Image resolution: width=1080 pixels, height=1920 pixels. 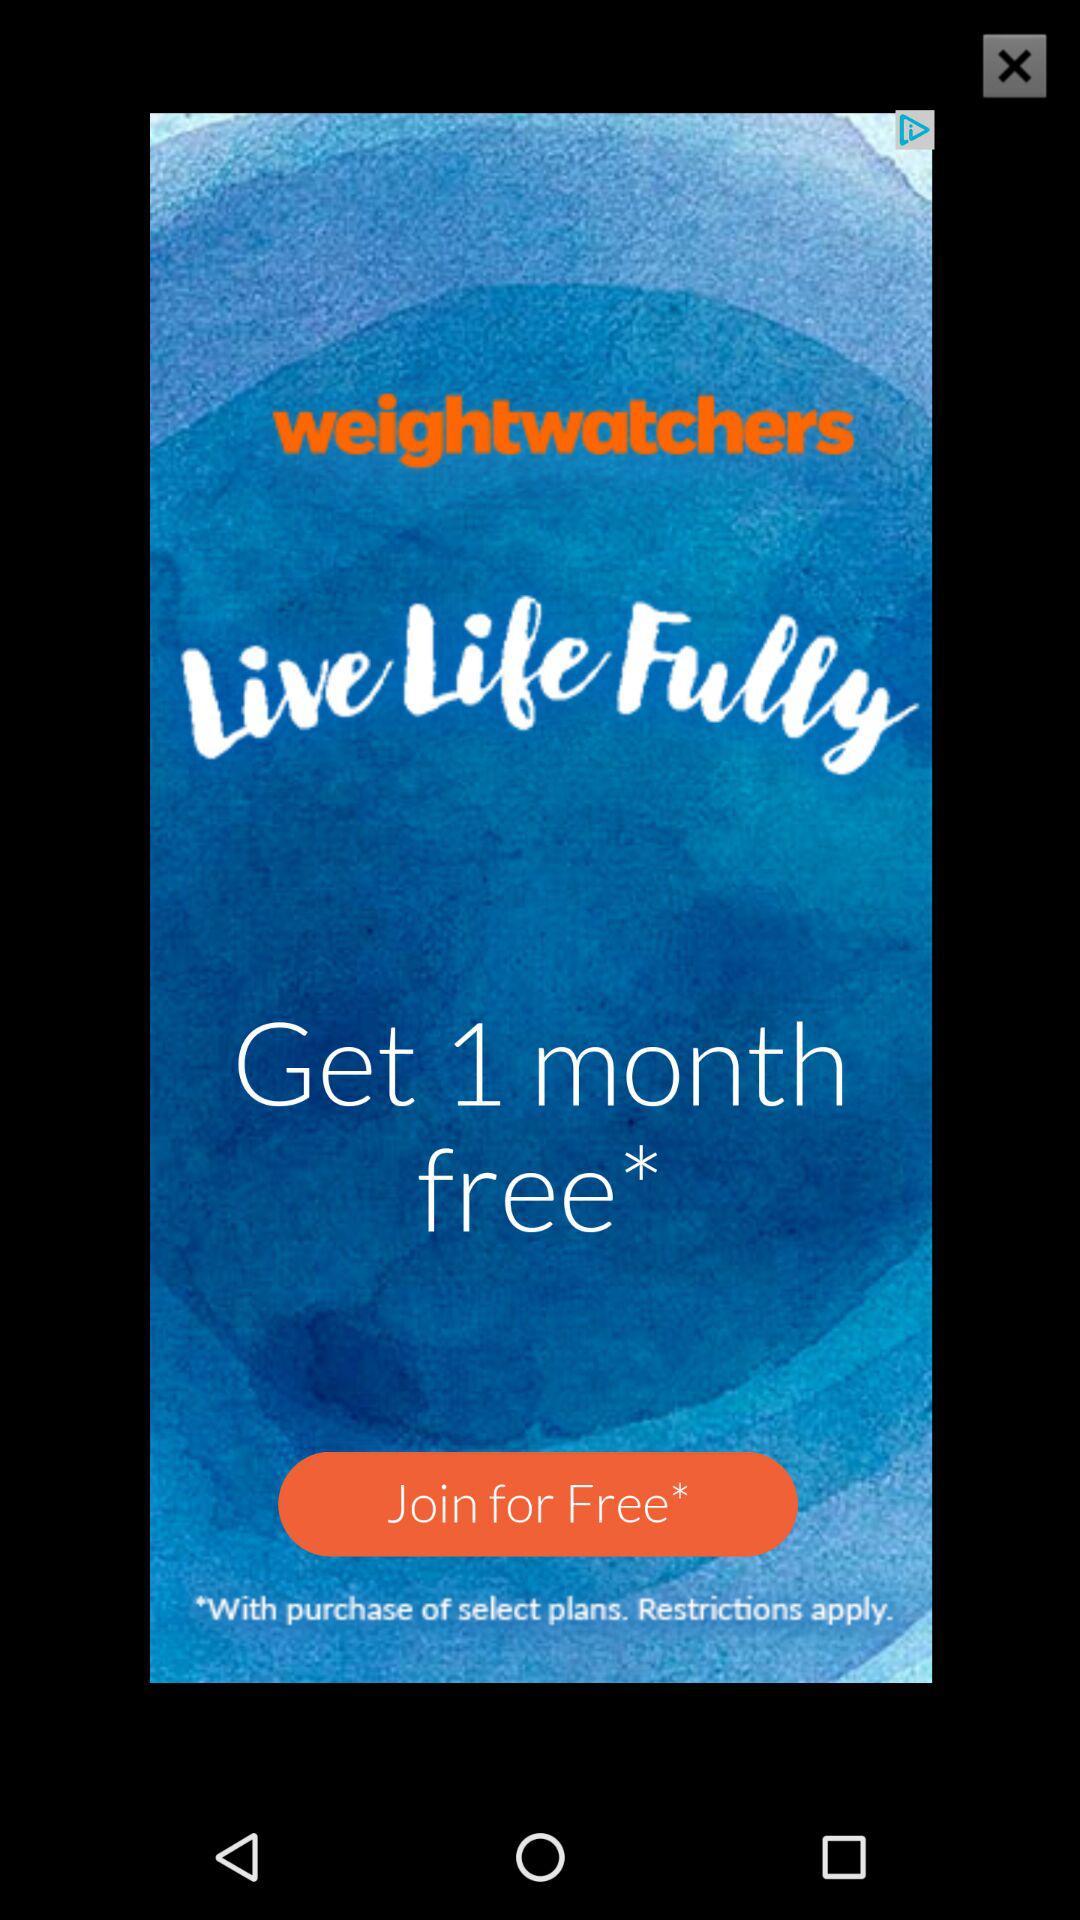 I want to click on the close icon, so click(x=1014, y=70).